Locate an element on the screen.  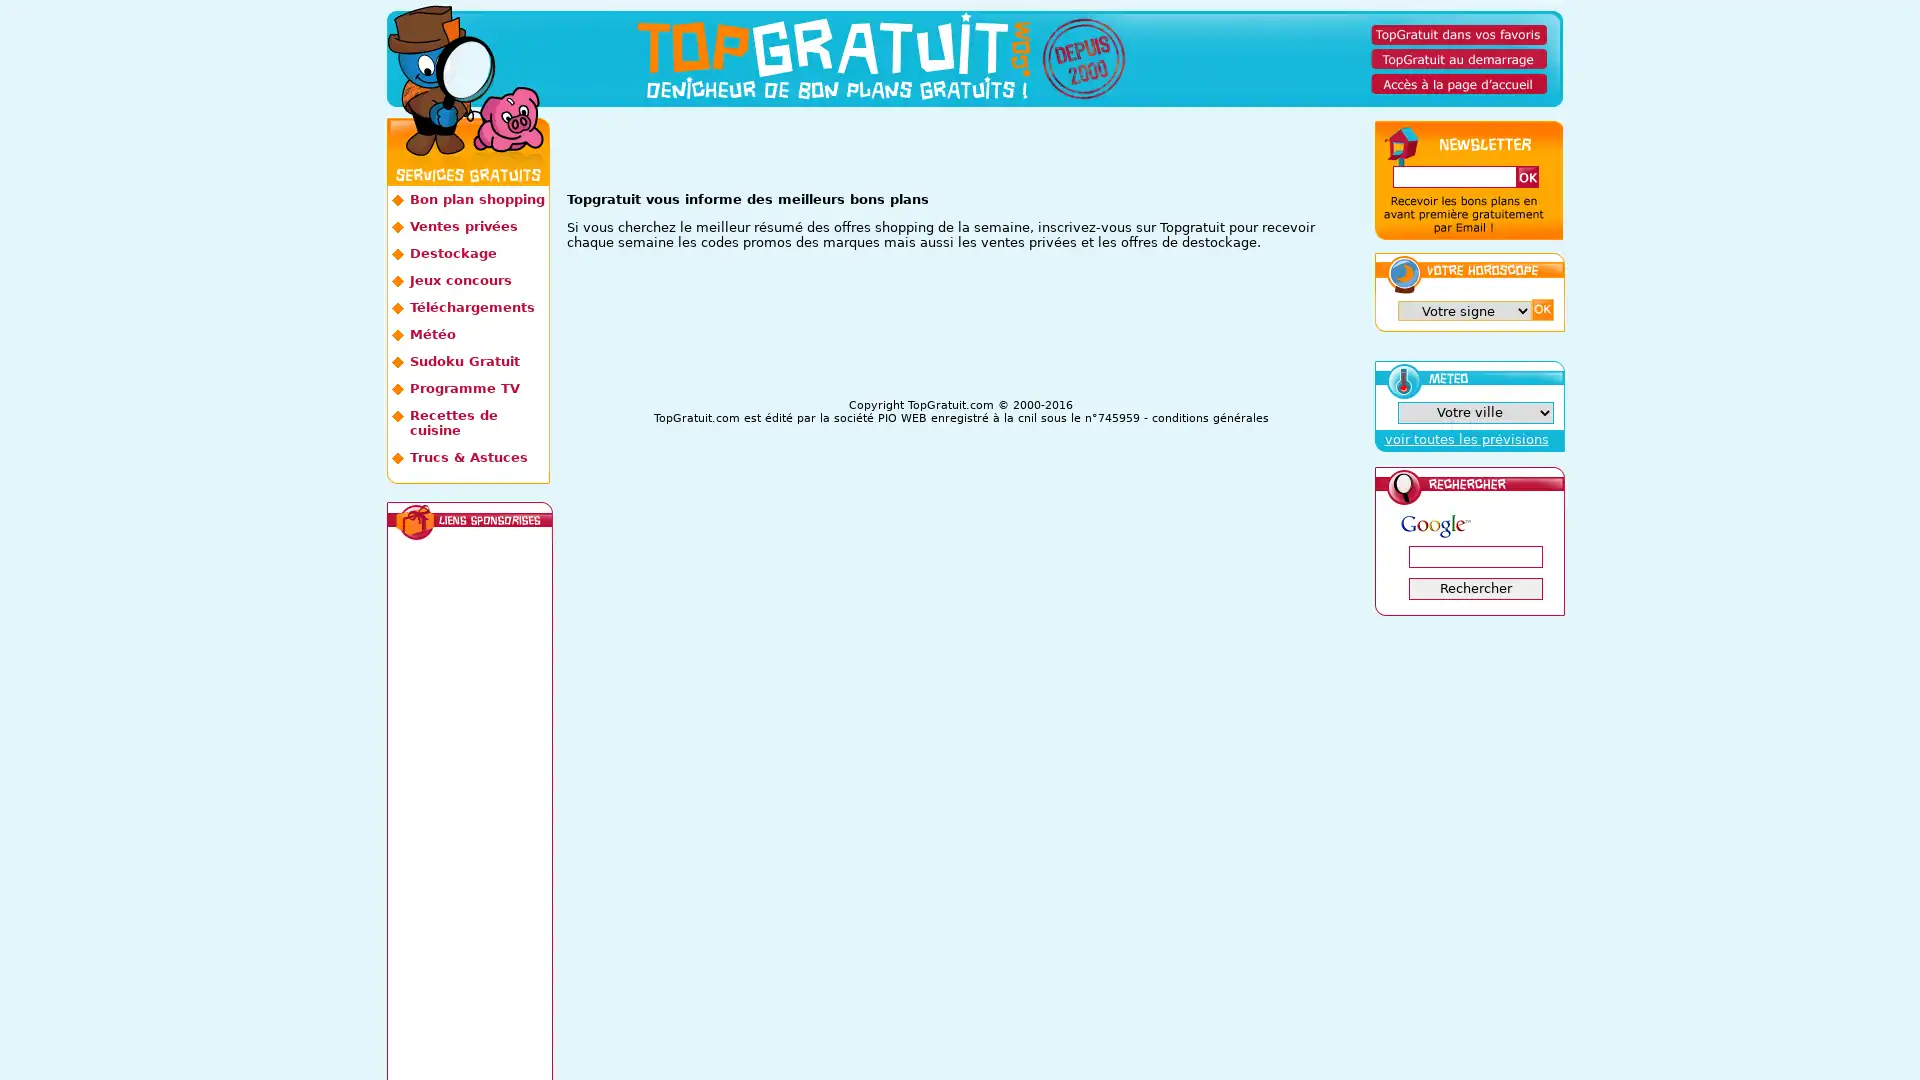
Submit is located at coordinates (1540, 309).